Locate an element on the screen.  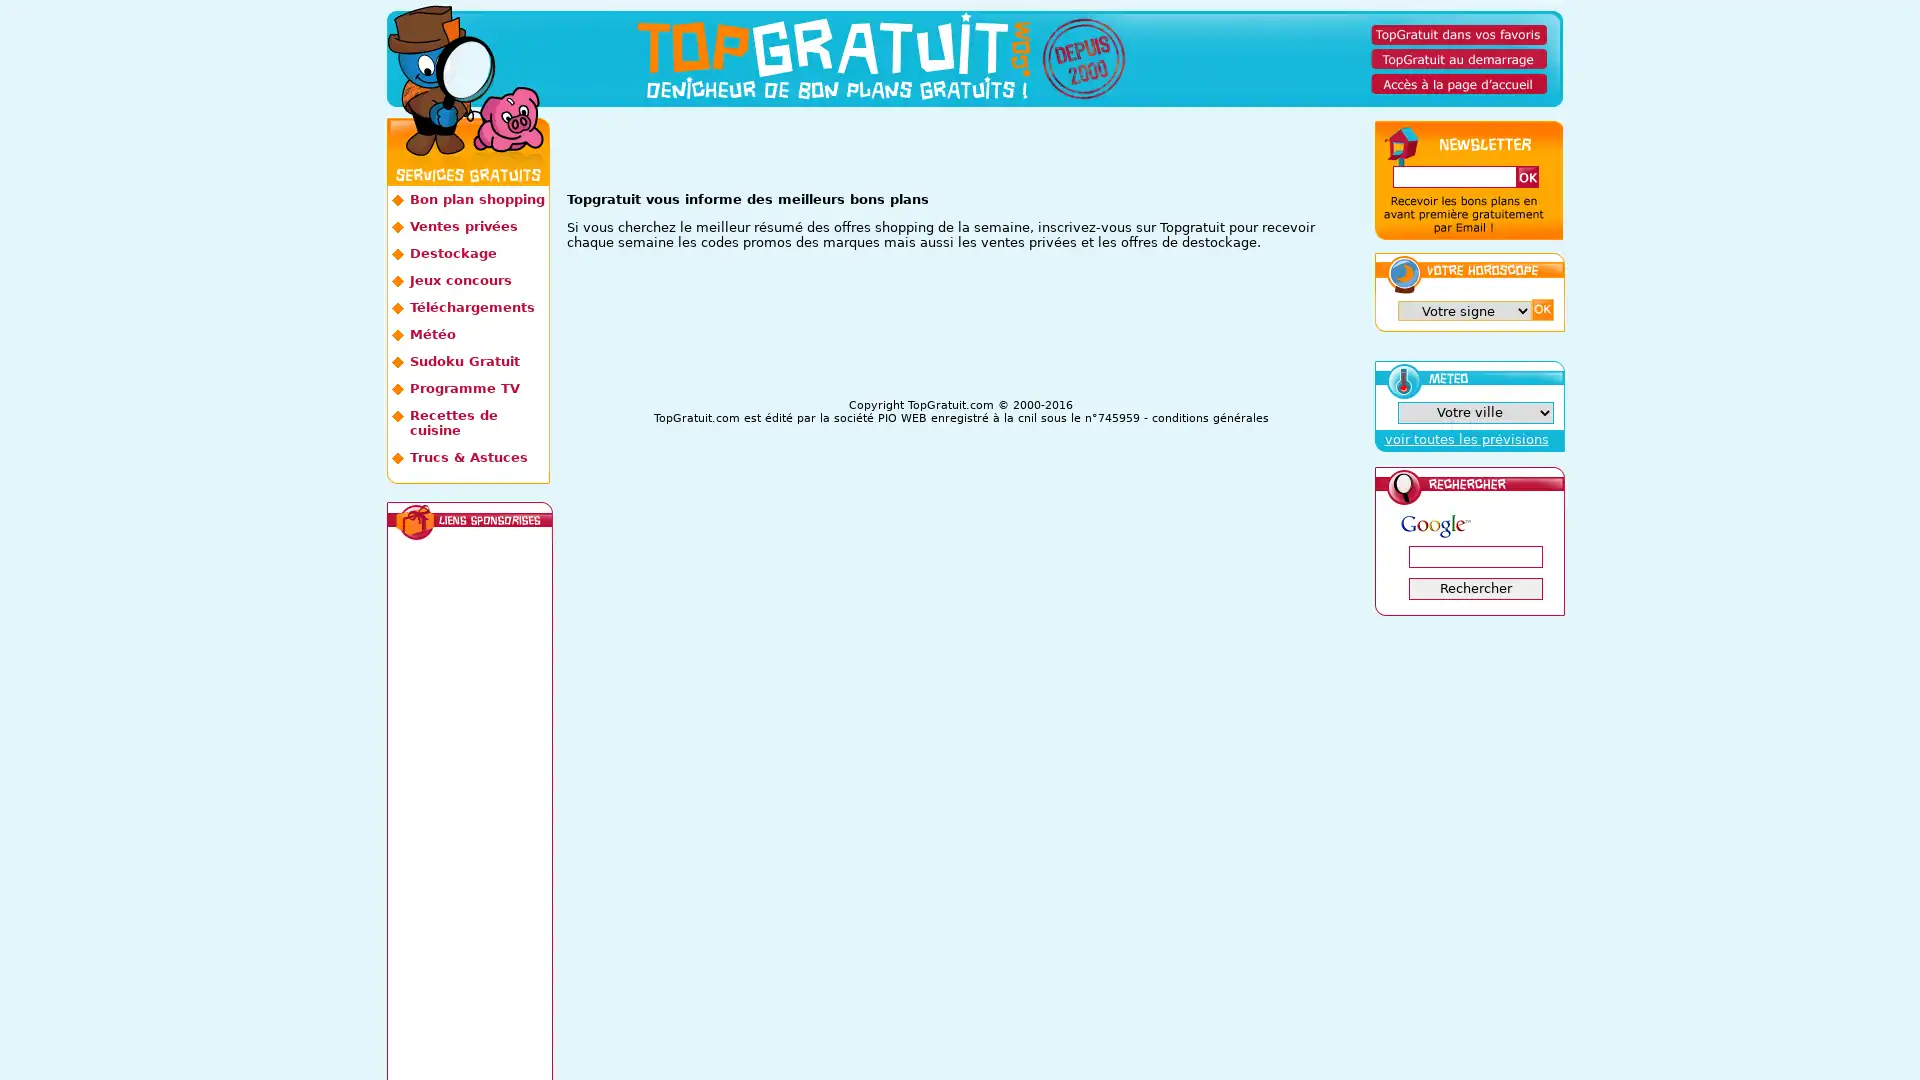
Submit is located at coordinates (1540, 309).